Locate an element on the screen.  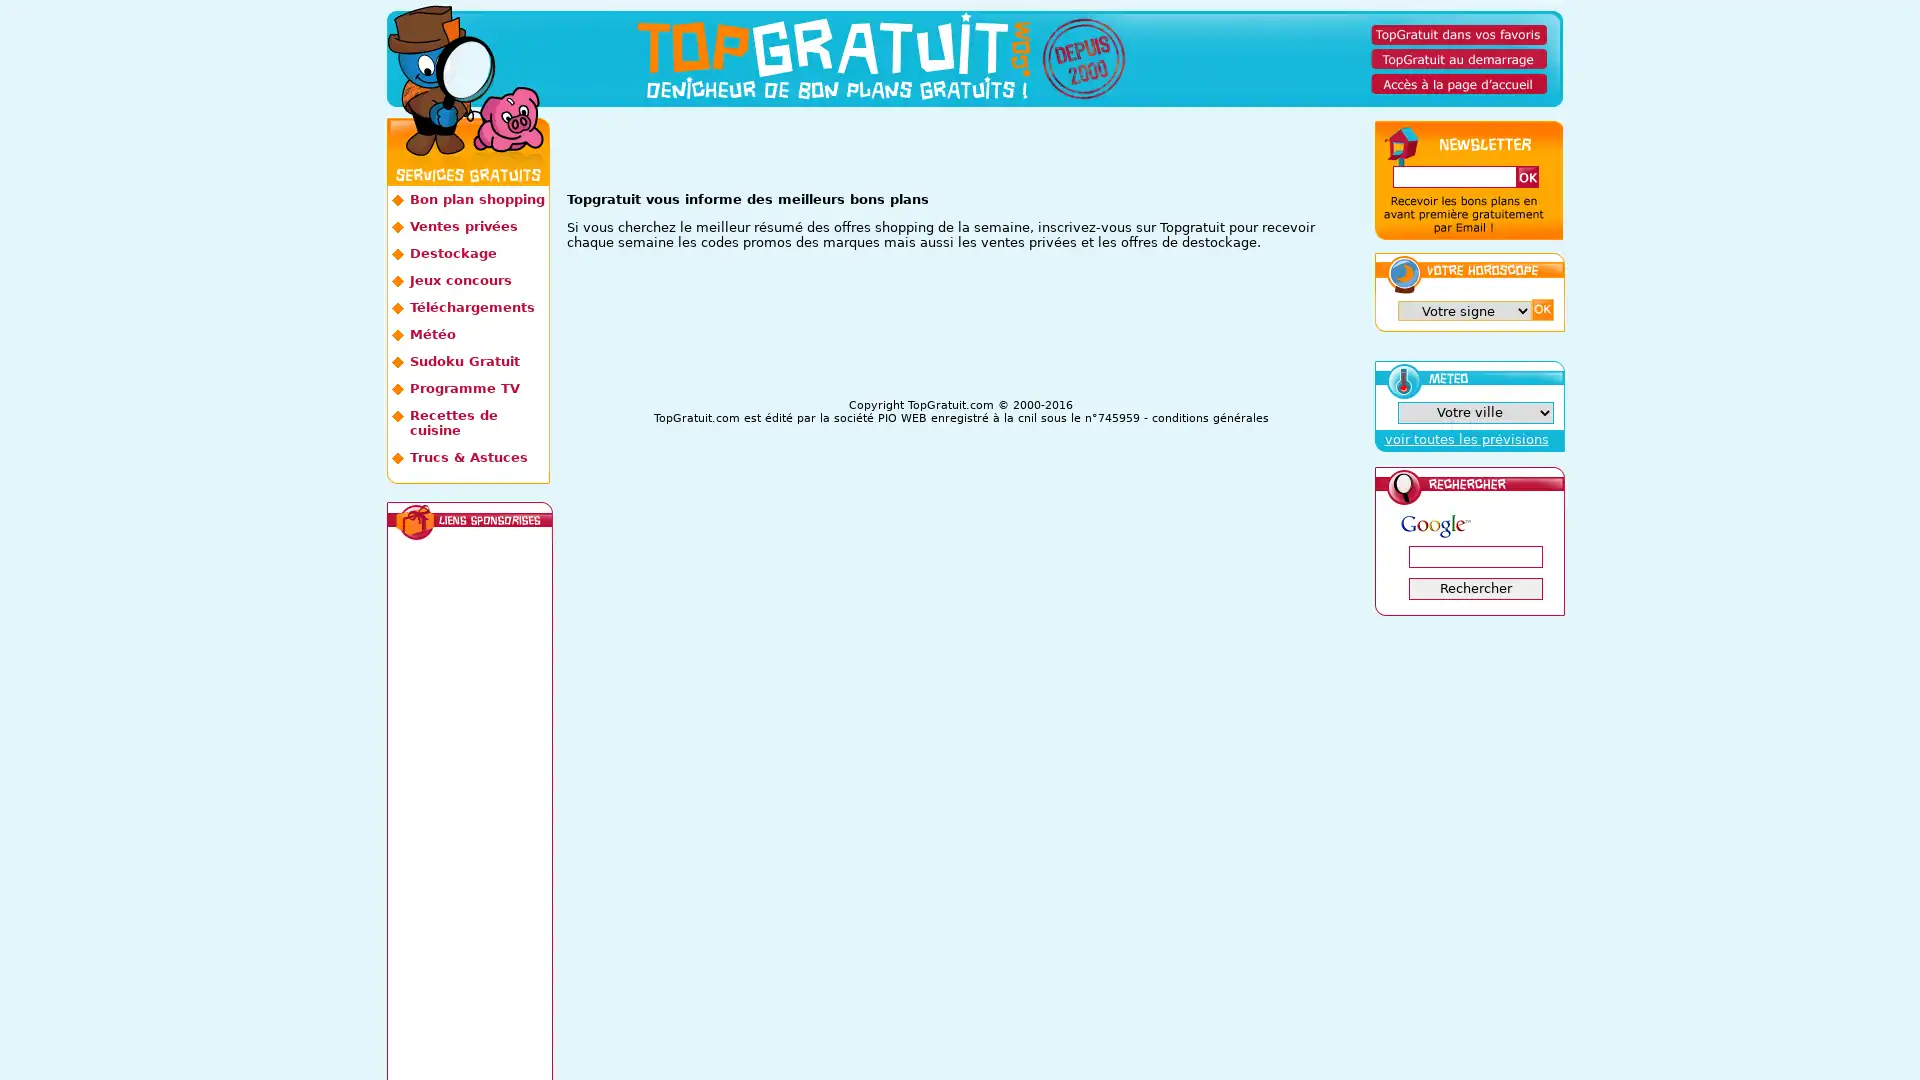
Submit is located at coordinates (1540, 309).